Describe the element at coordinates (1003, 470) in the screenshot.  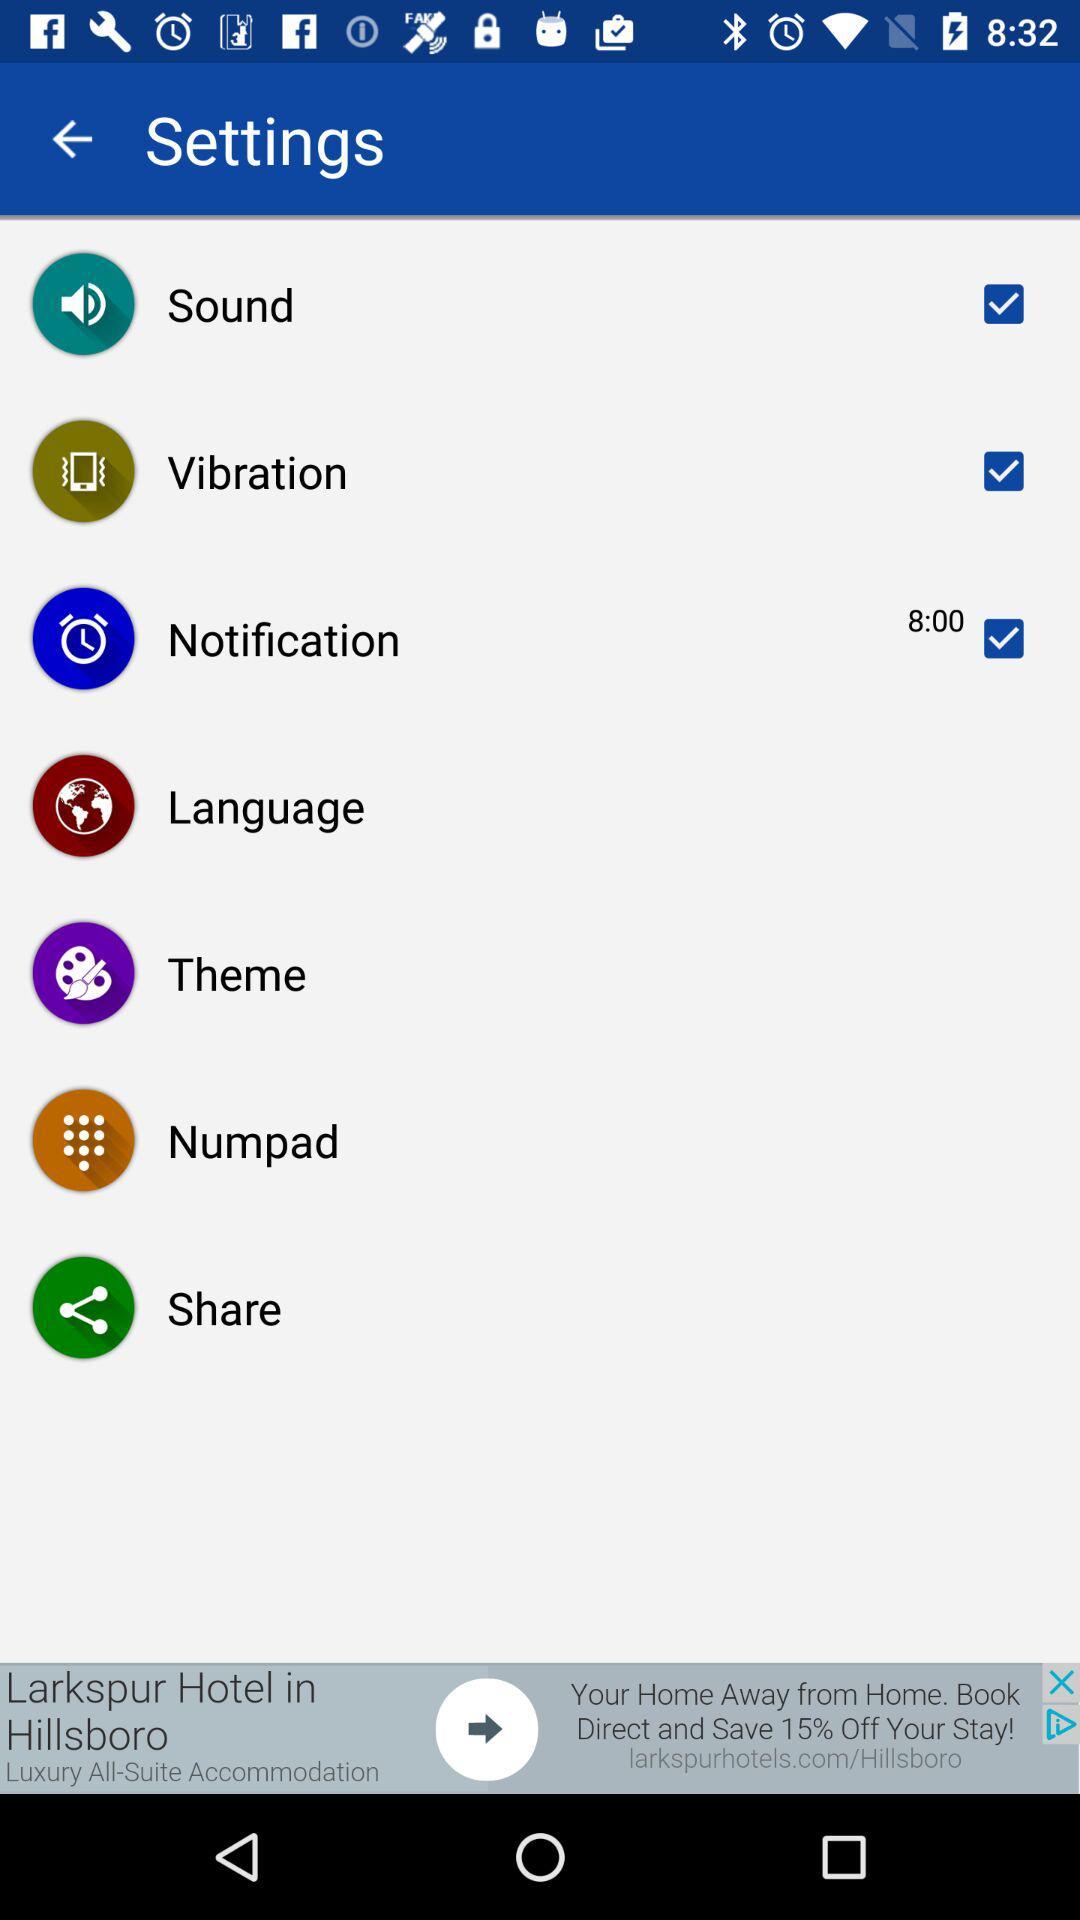
I see `the tick option beside the text vibration` at that location.